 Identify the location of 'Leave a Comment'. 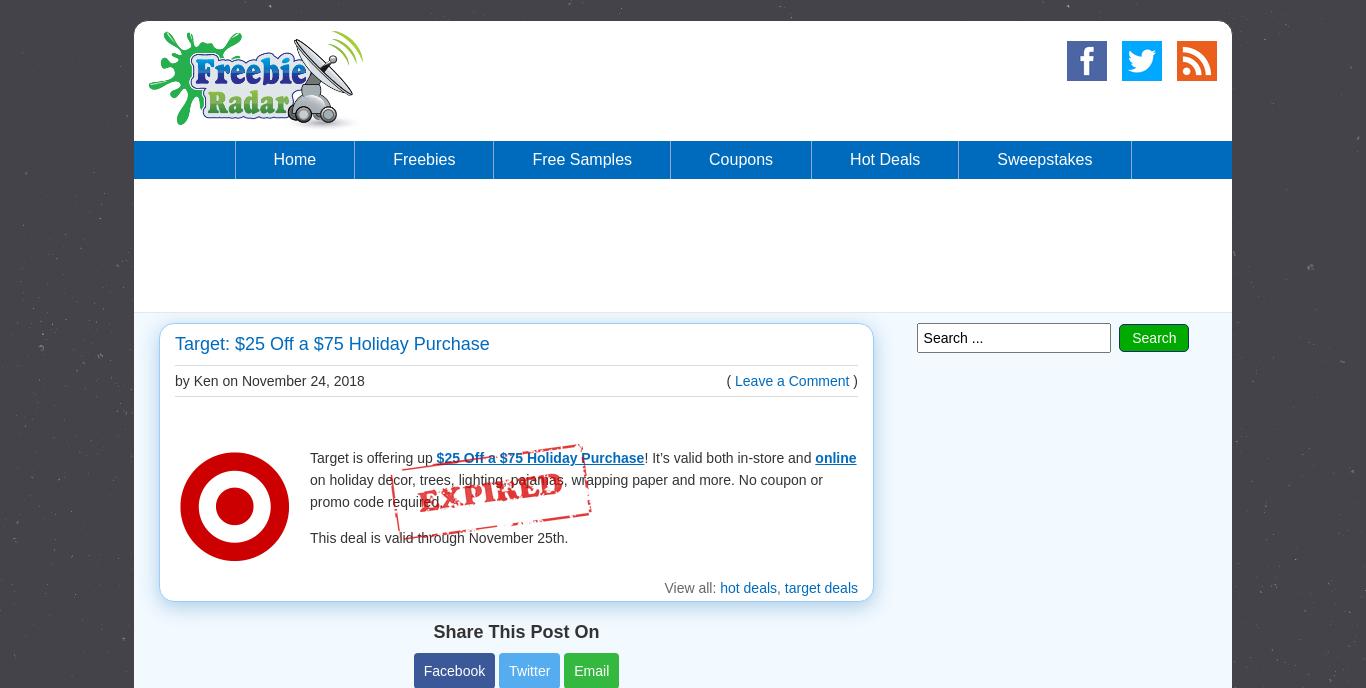
(792, 378).